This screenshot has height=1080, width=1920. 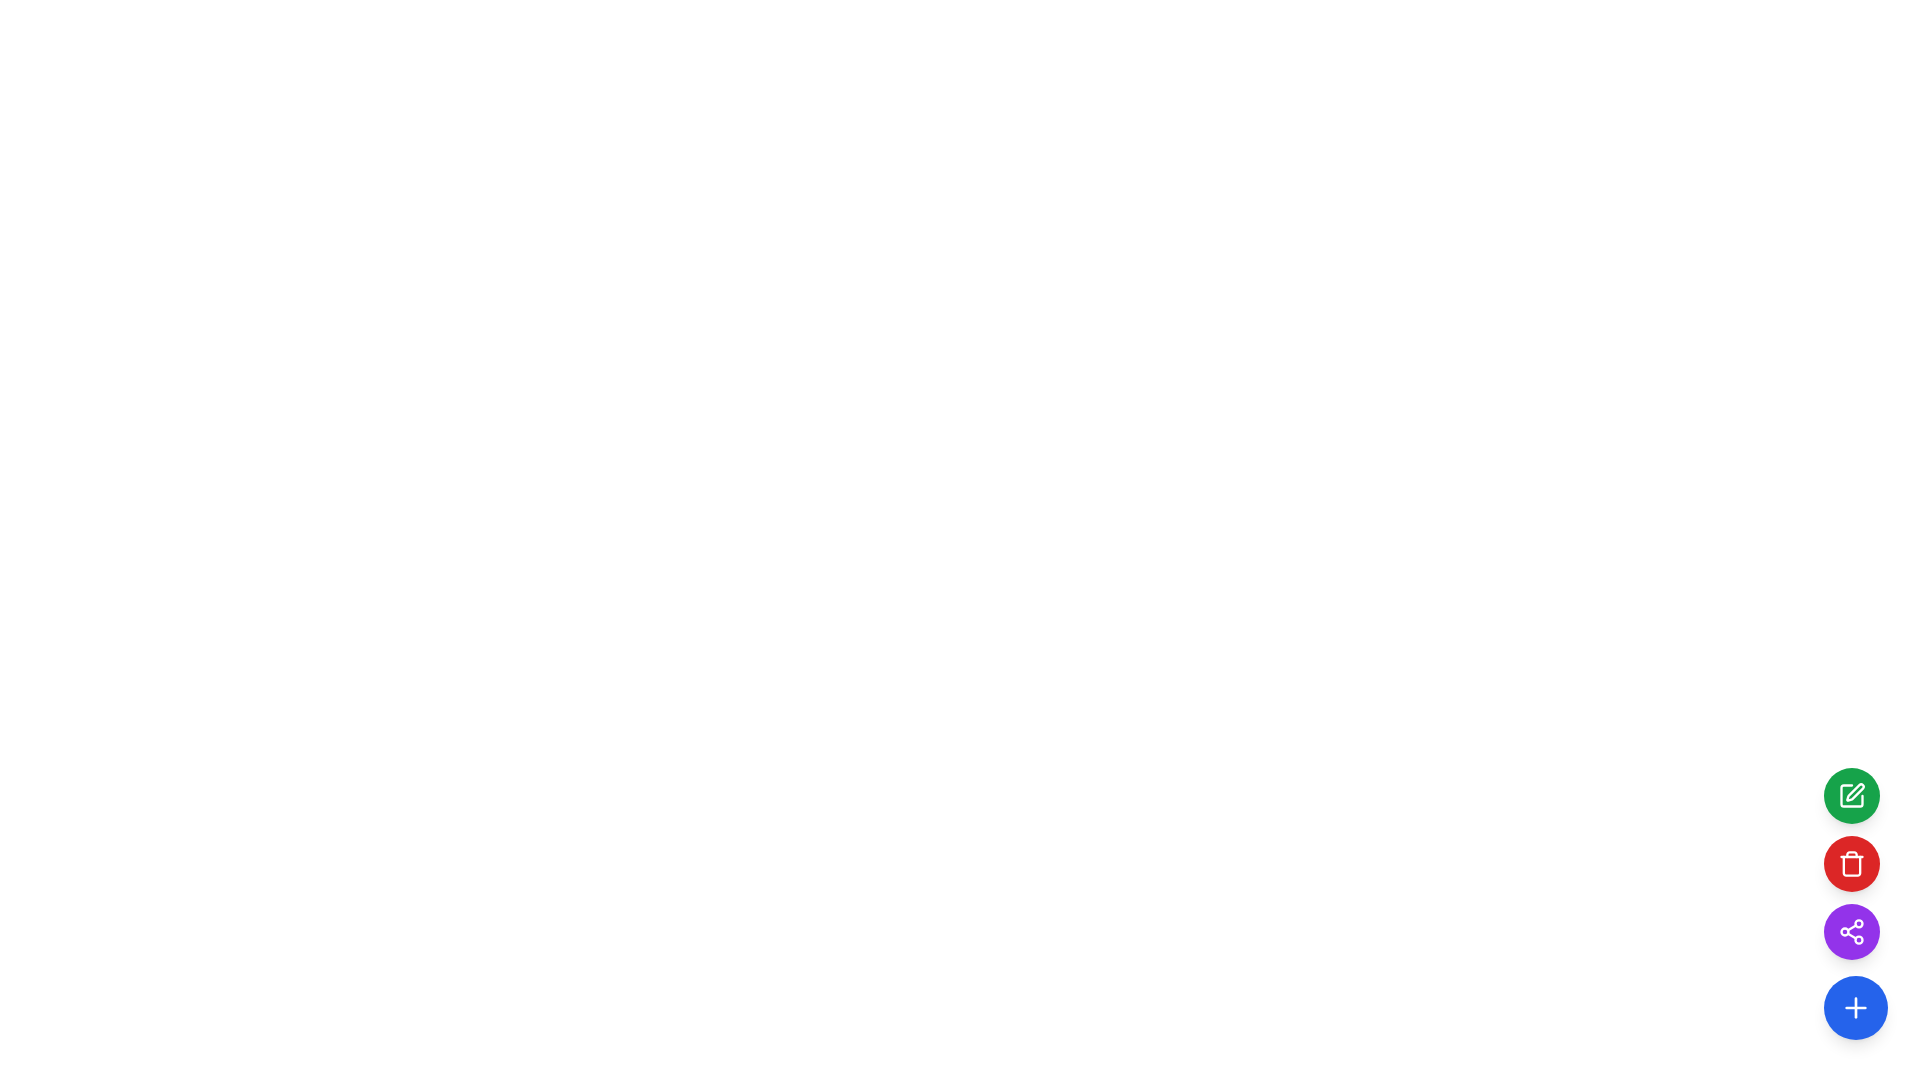 I want to click on the circular blue button with a white plus symbol (+) located at the bottom of a vertical stack of buttons in the bottom-right corner of the interface, so click(x=1855, y=1007).